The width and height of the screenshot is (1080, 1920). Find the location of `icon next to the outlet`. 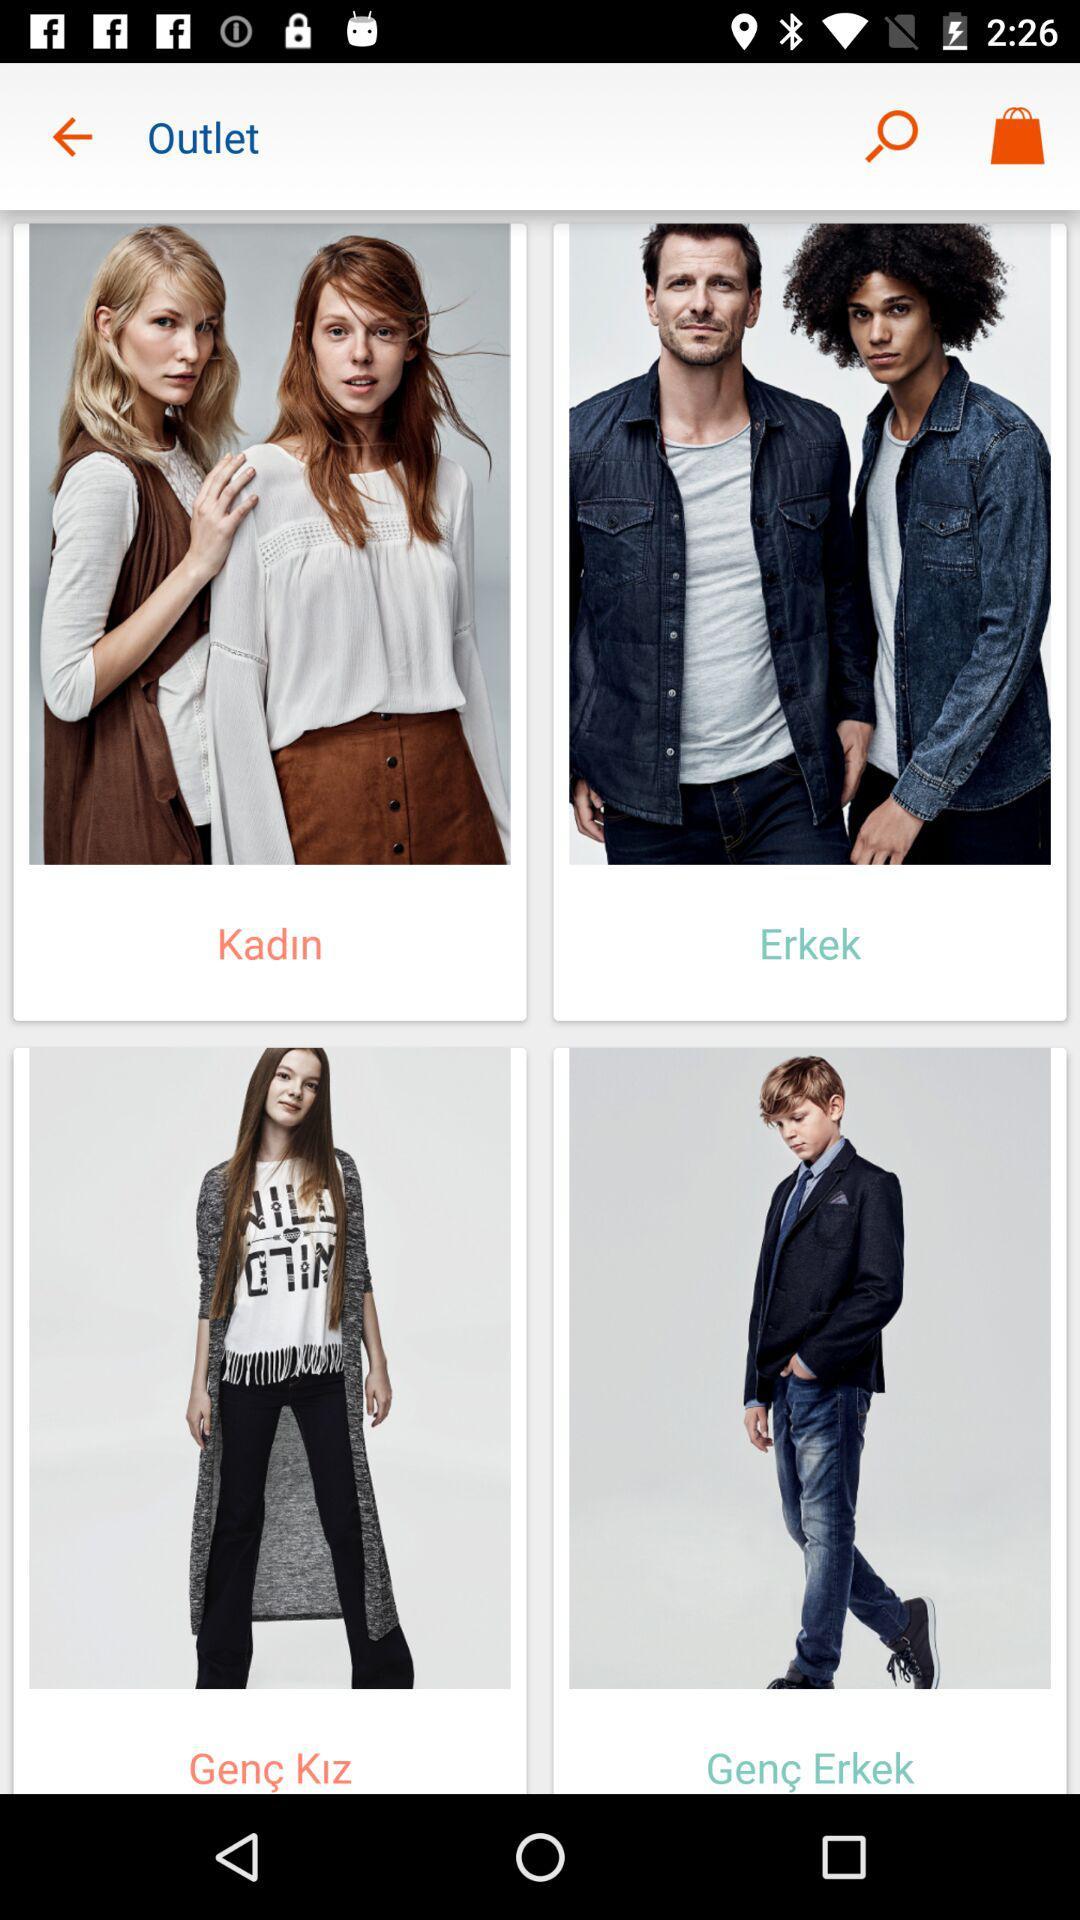

icon next to the outlet is located at coordinates (72, 135).